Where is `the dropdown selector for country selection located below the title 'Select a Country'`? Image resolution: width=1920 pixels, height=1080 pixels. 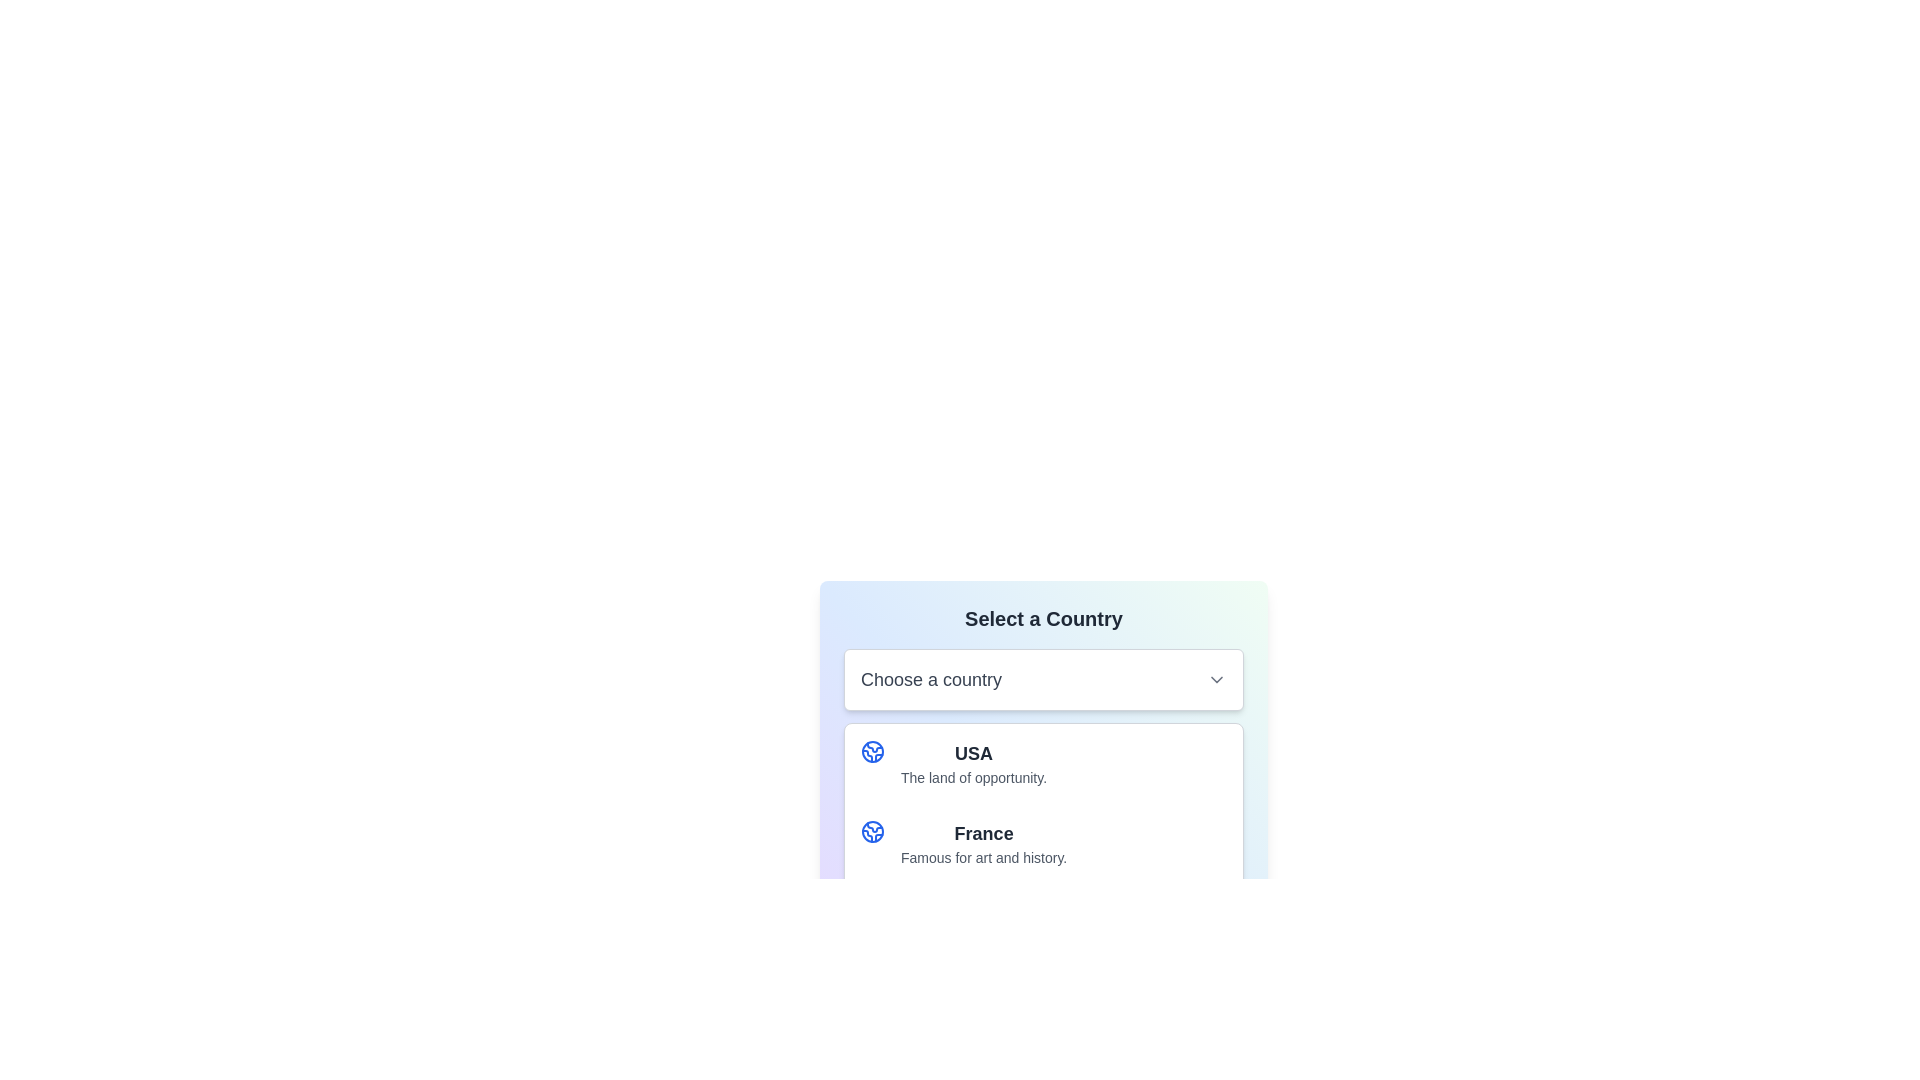
the dropdown selector for country selection located below the title 'Select a Country' is located at coordinates (1042, 678).